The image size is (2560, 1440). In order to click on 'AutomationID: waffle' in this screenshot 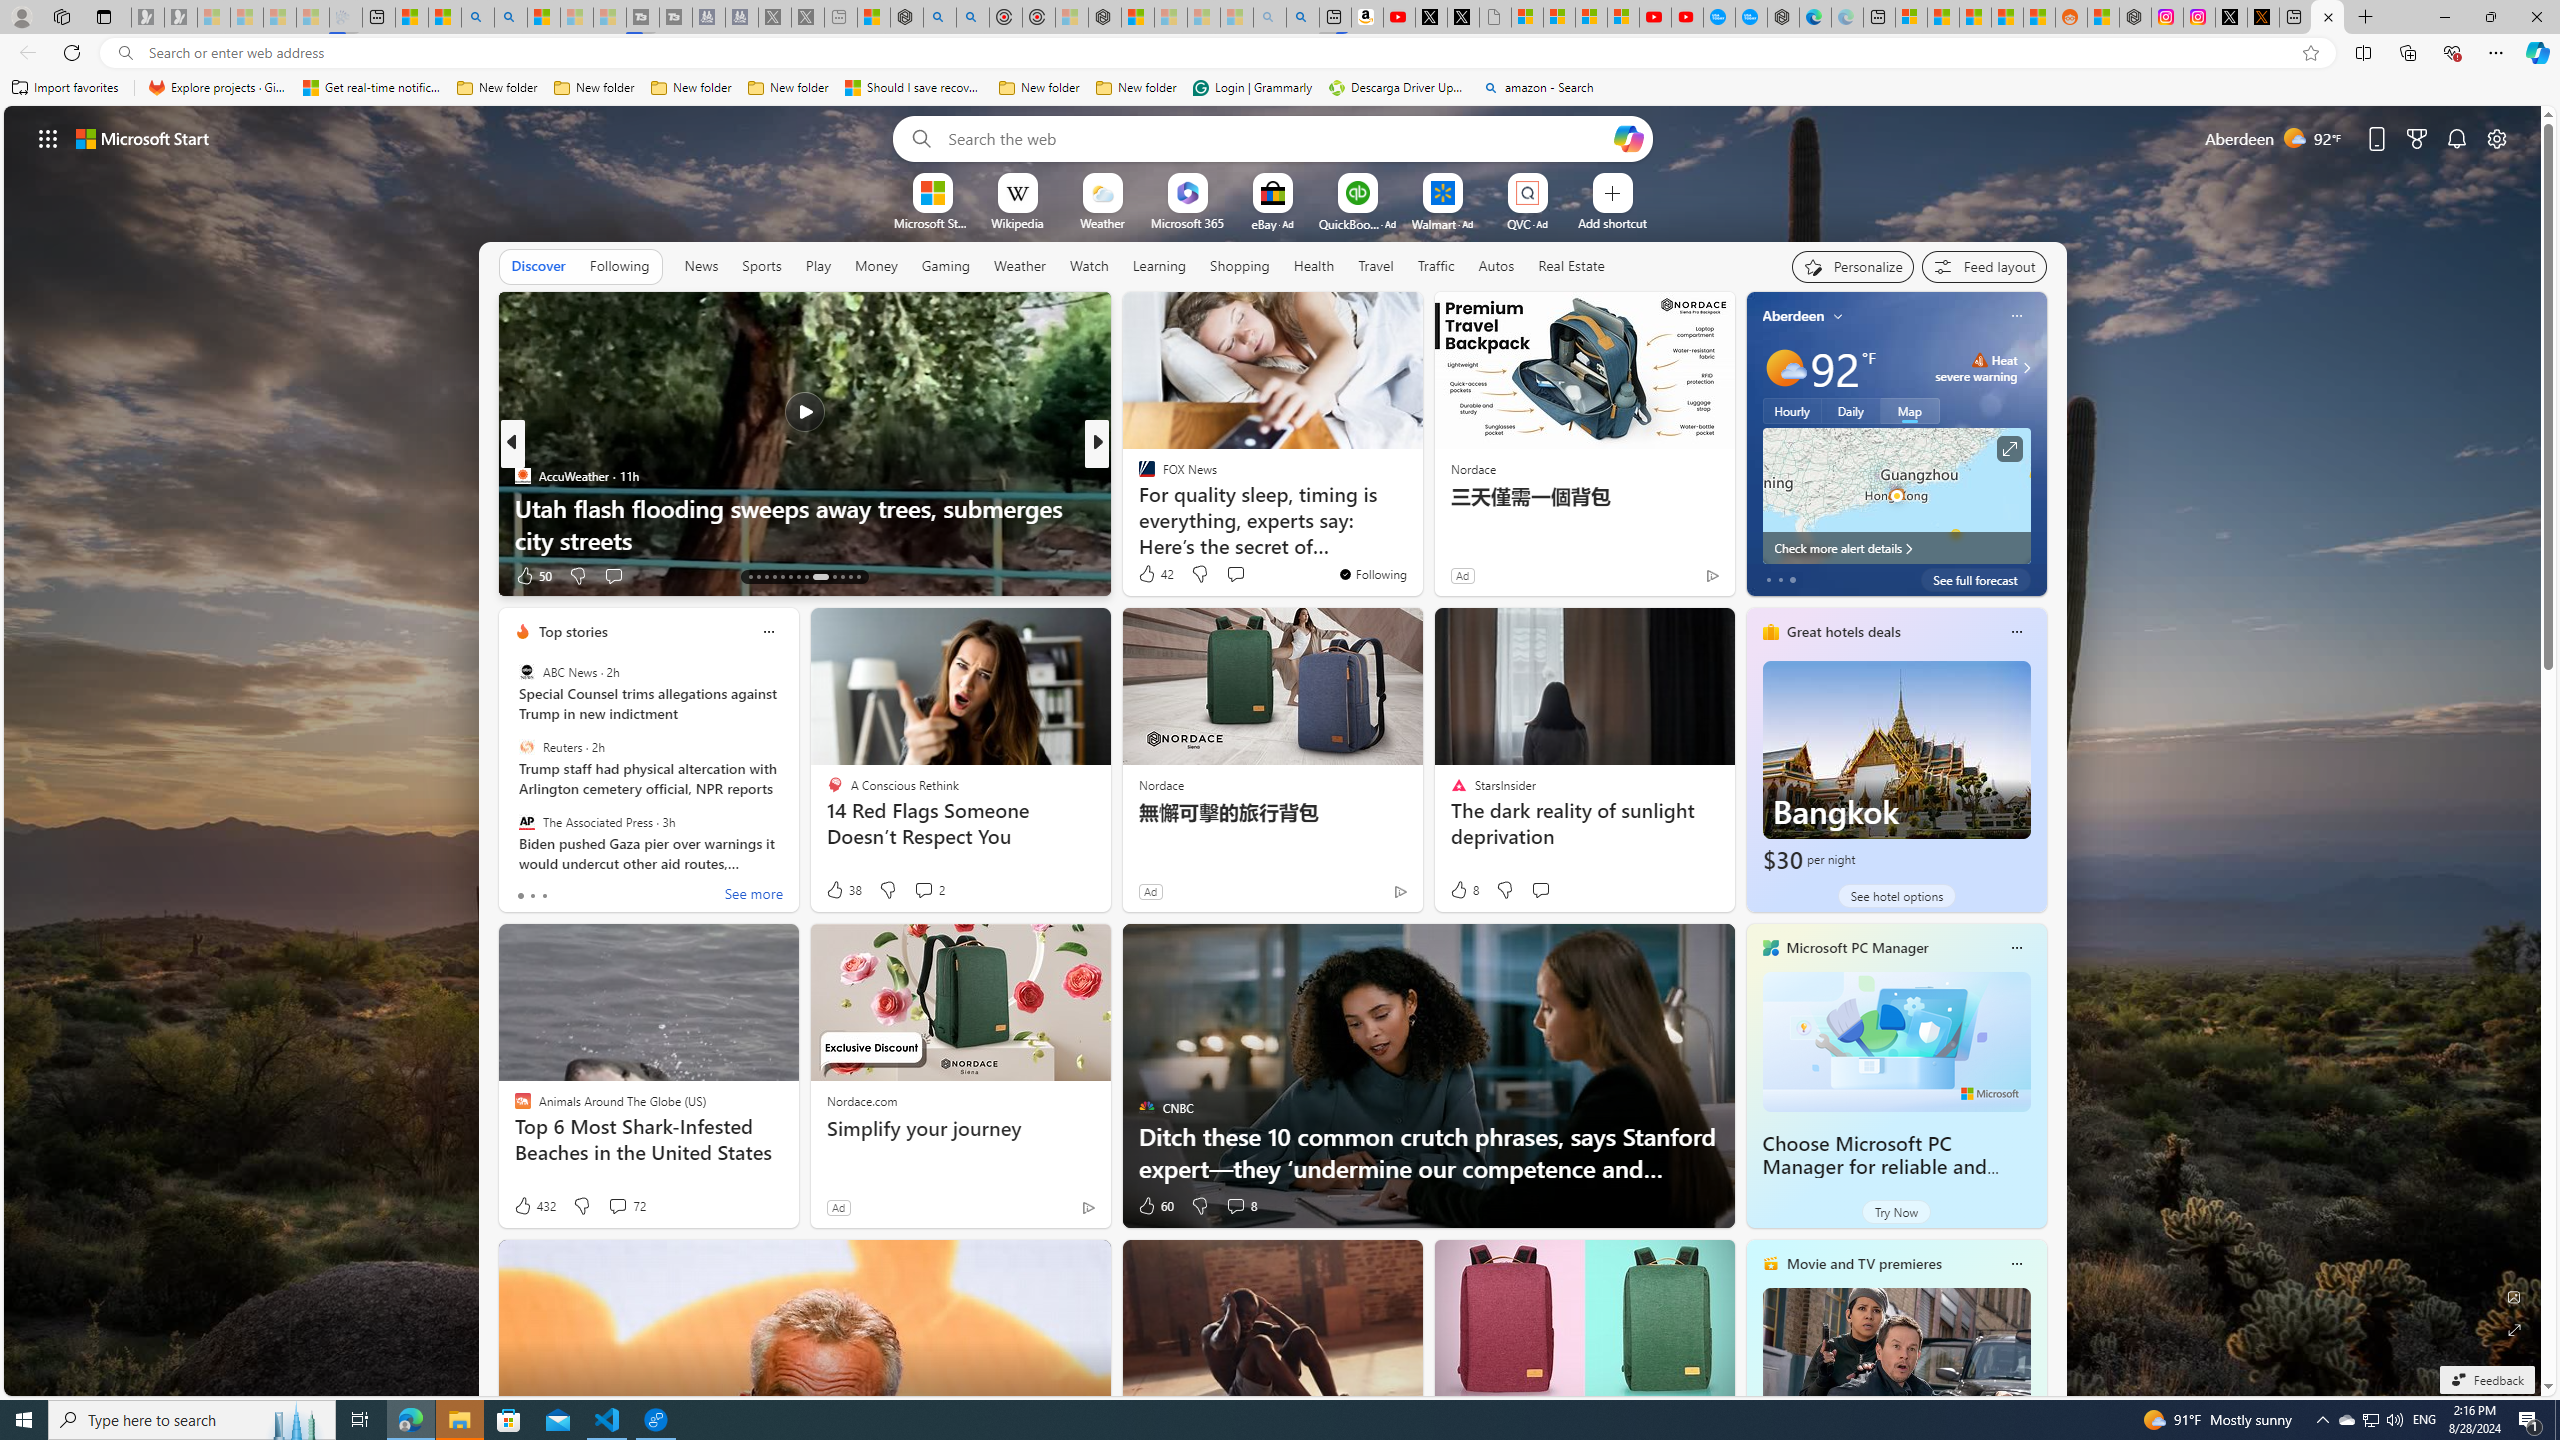, I will do `click(48, 137)`.